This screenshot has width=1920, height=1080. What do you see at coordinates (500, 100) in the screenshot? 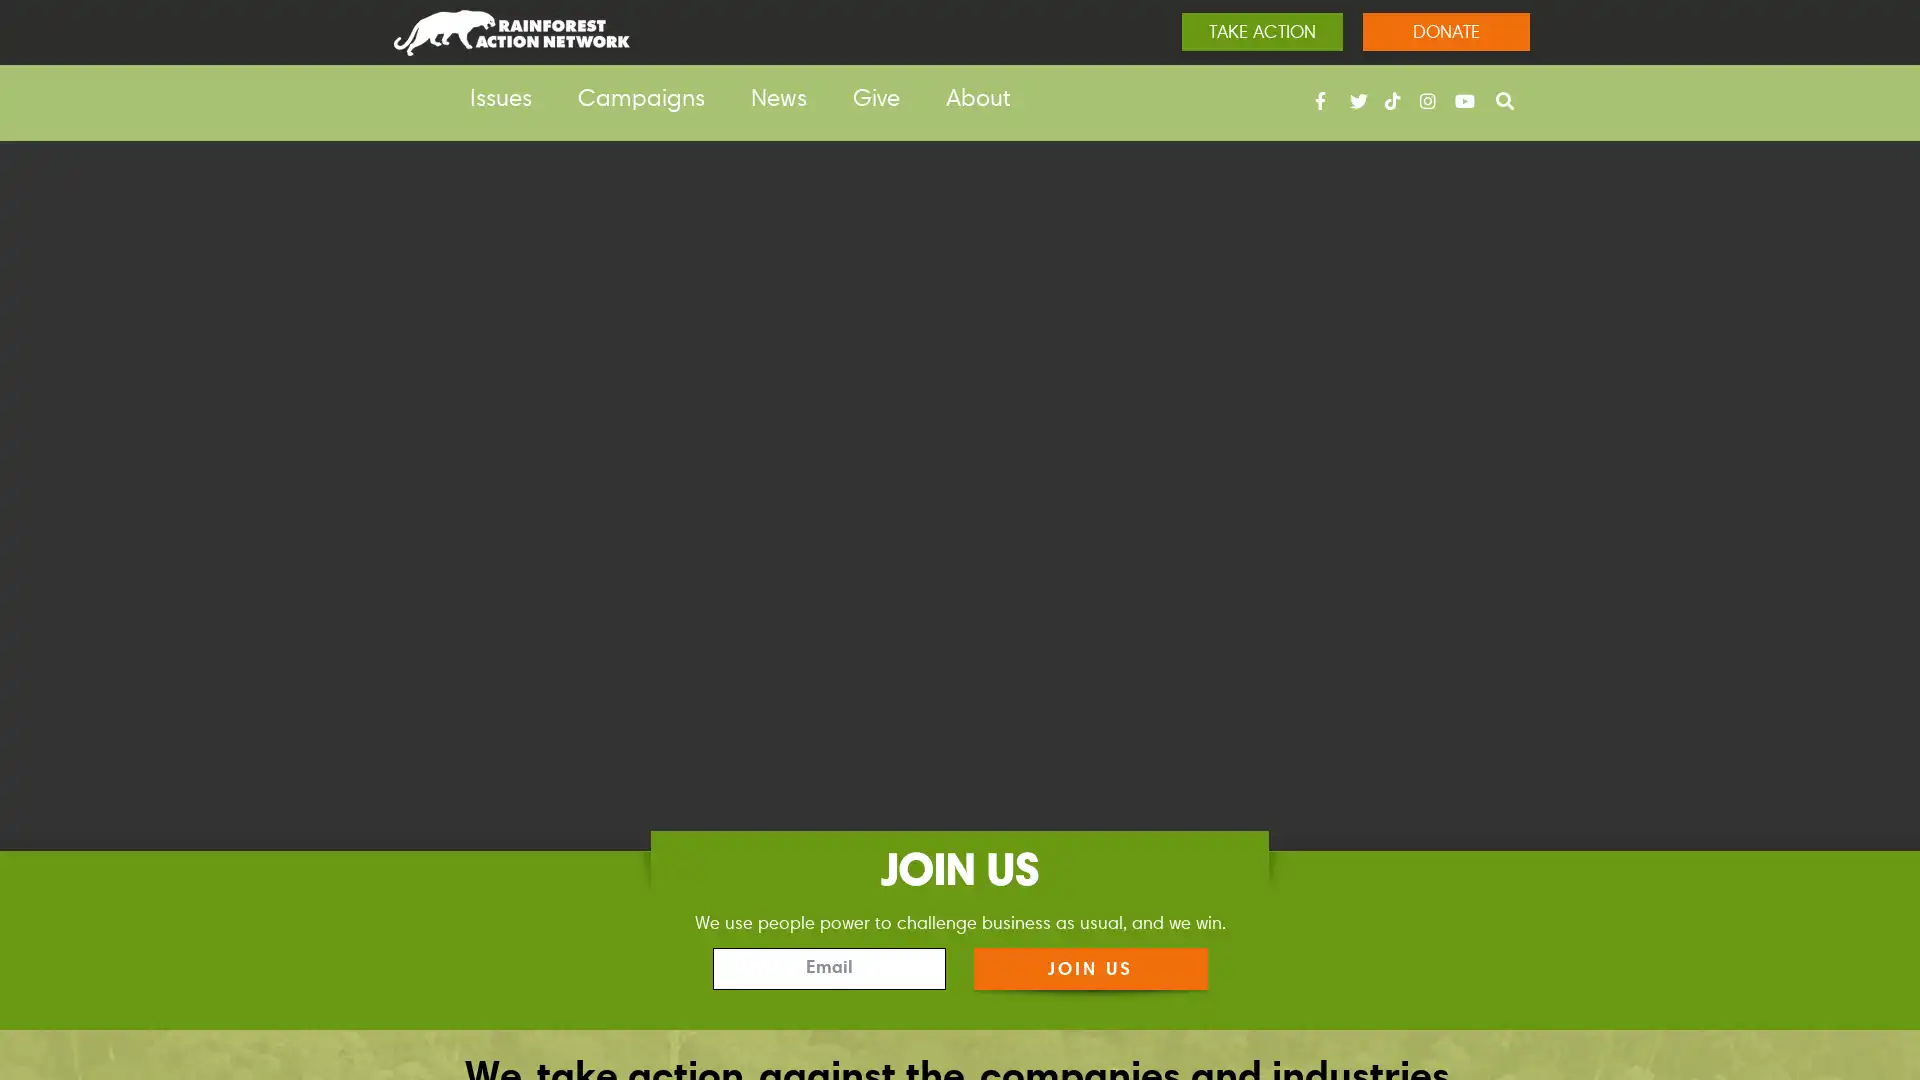
I see `Issues` at bounding box center [500, 100].